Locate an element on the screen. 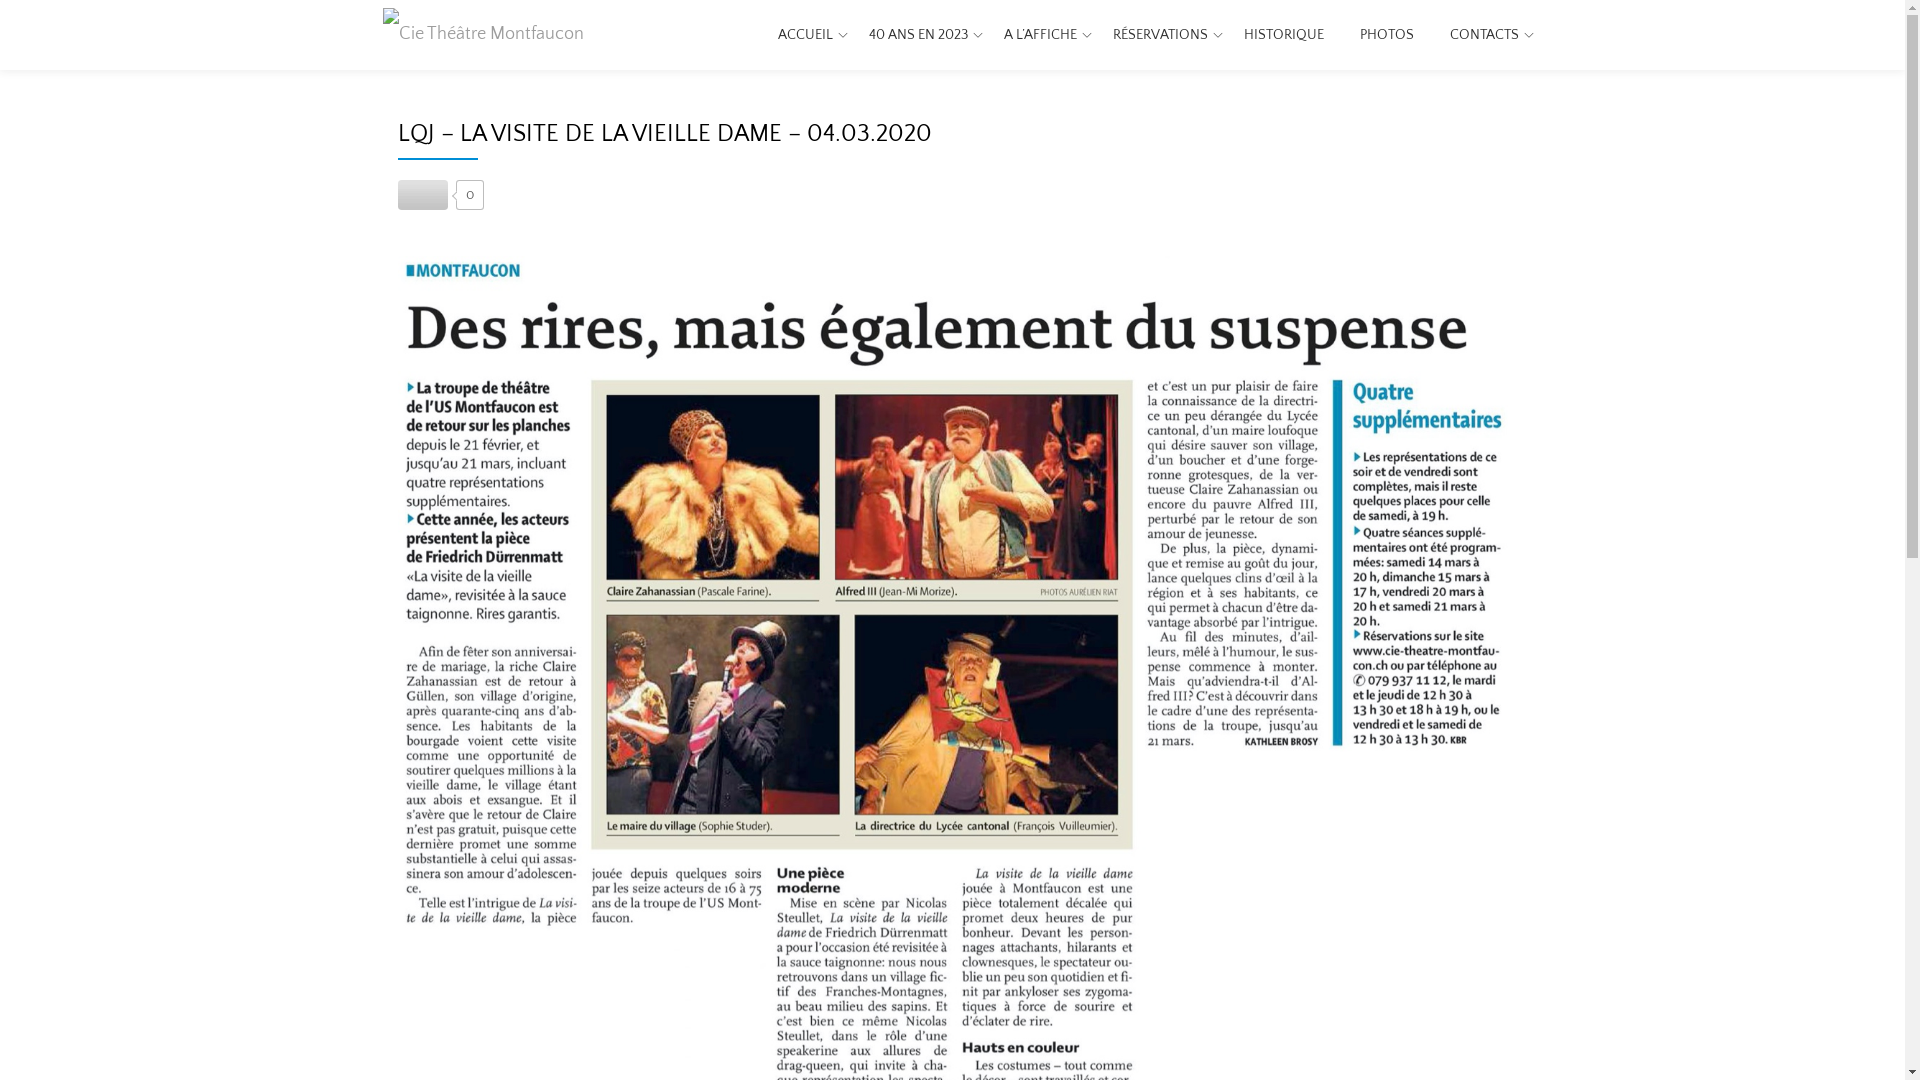 The image size is (1920, 1080). 'ACCUEIL' is located at coordinates (805, 34).